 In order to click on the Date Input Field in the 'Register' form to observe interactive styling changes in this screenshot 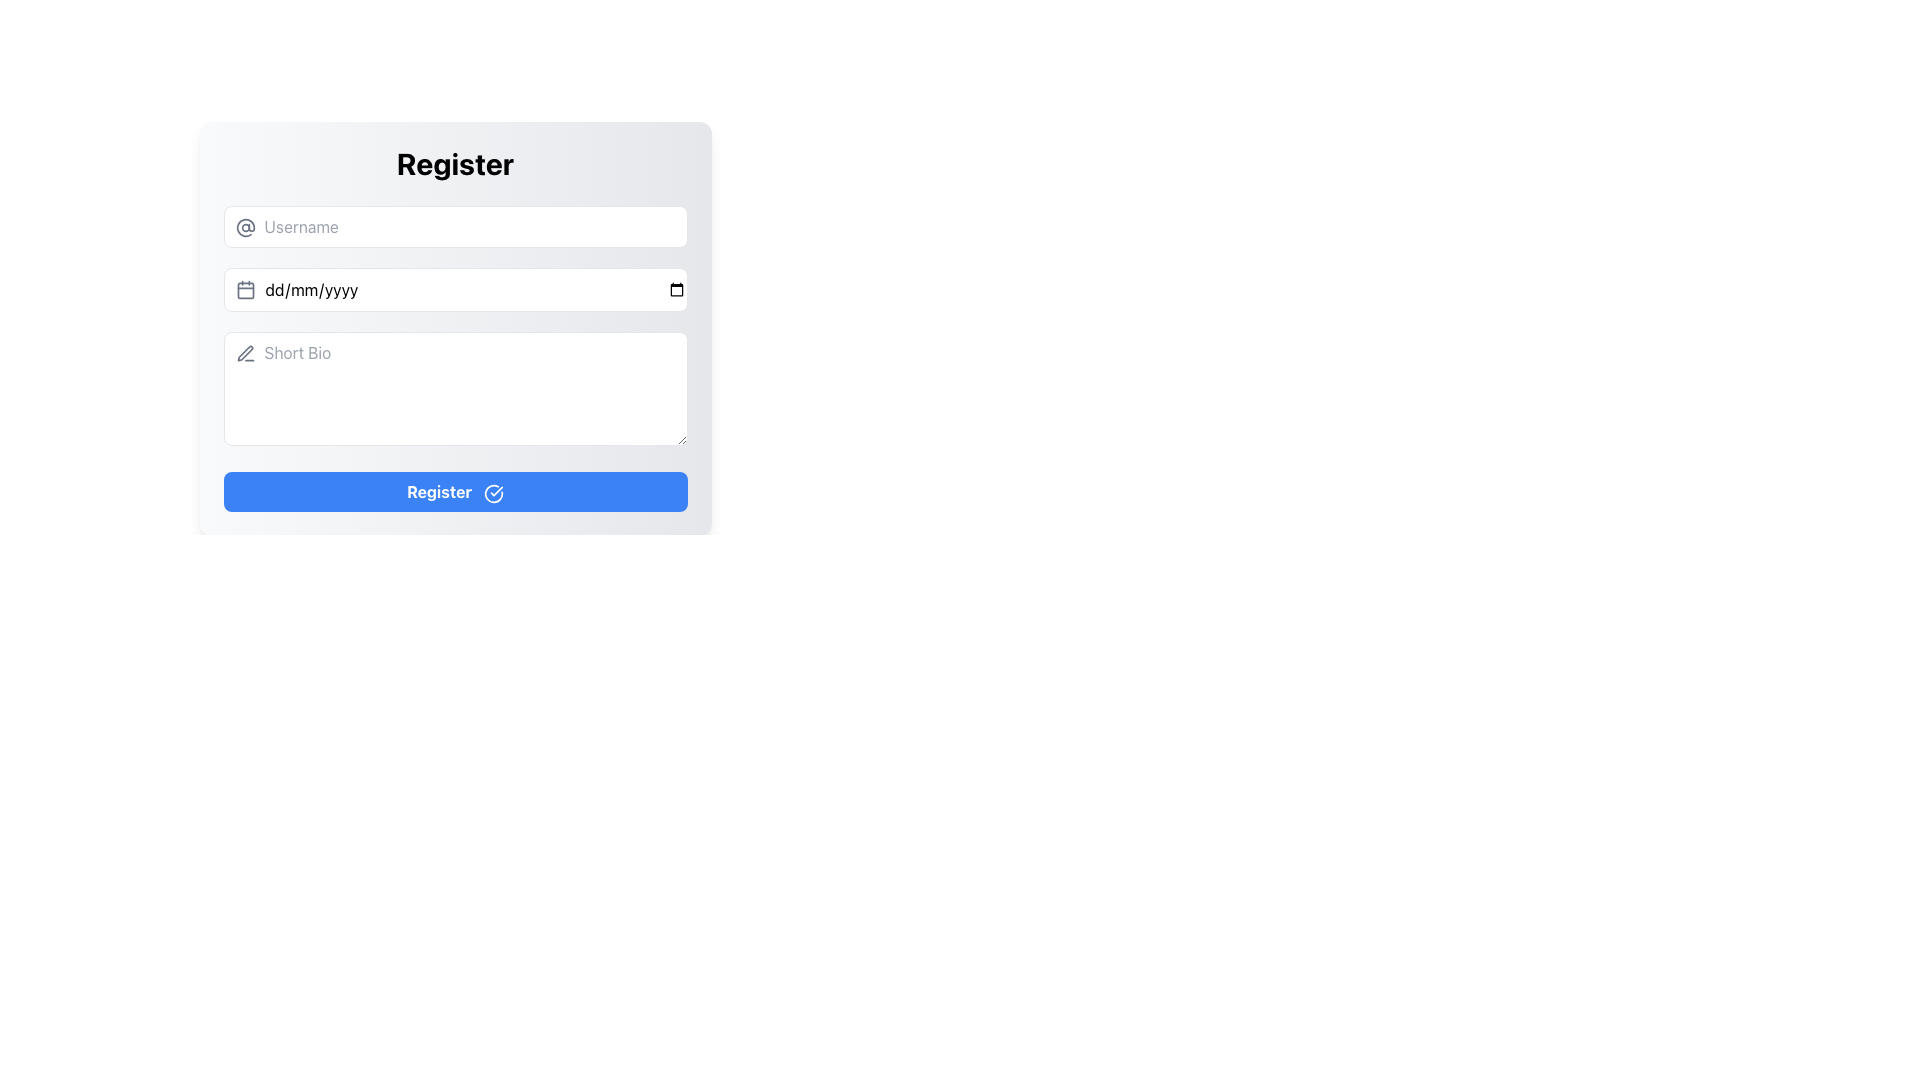, I will do `click(454, 289)`.